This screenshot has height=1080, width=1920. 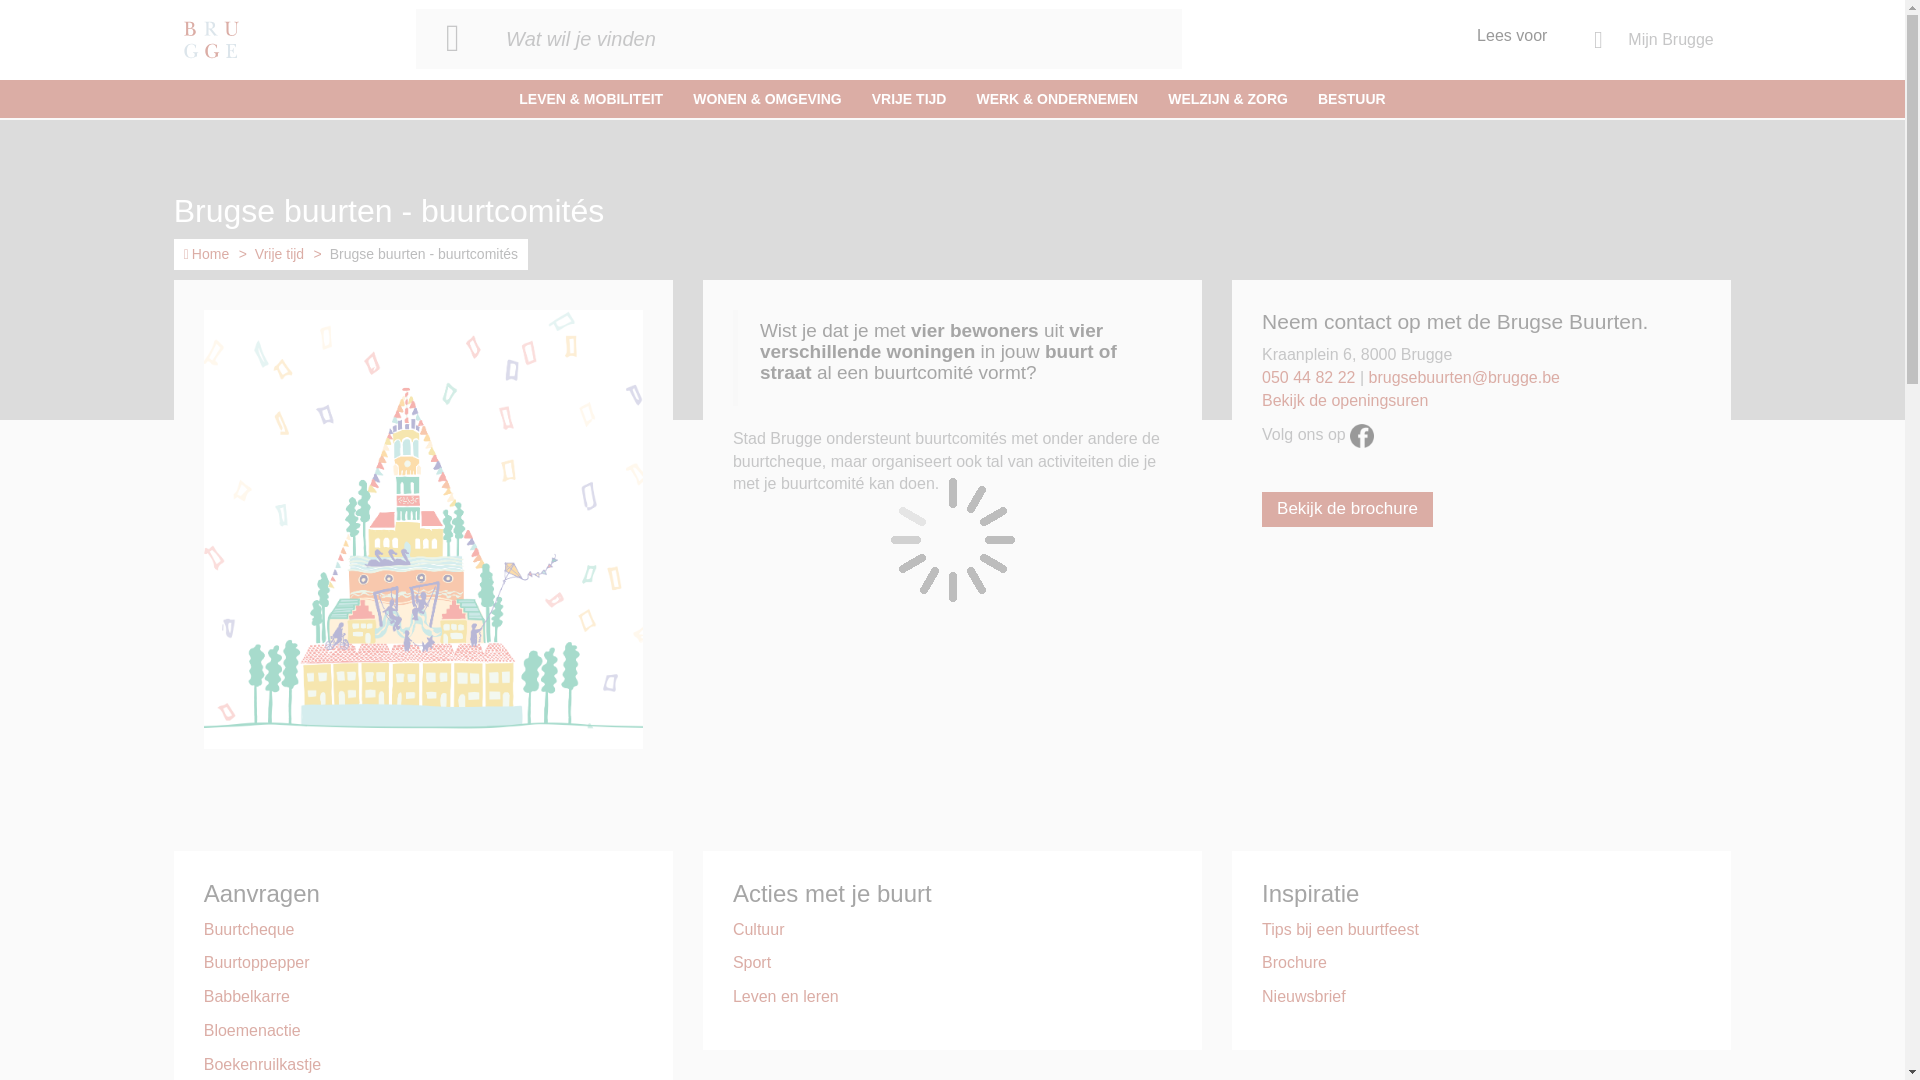 I want to click on 'brugsebuurten@brugge.be', so click(x=1367, y=377).